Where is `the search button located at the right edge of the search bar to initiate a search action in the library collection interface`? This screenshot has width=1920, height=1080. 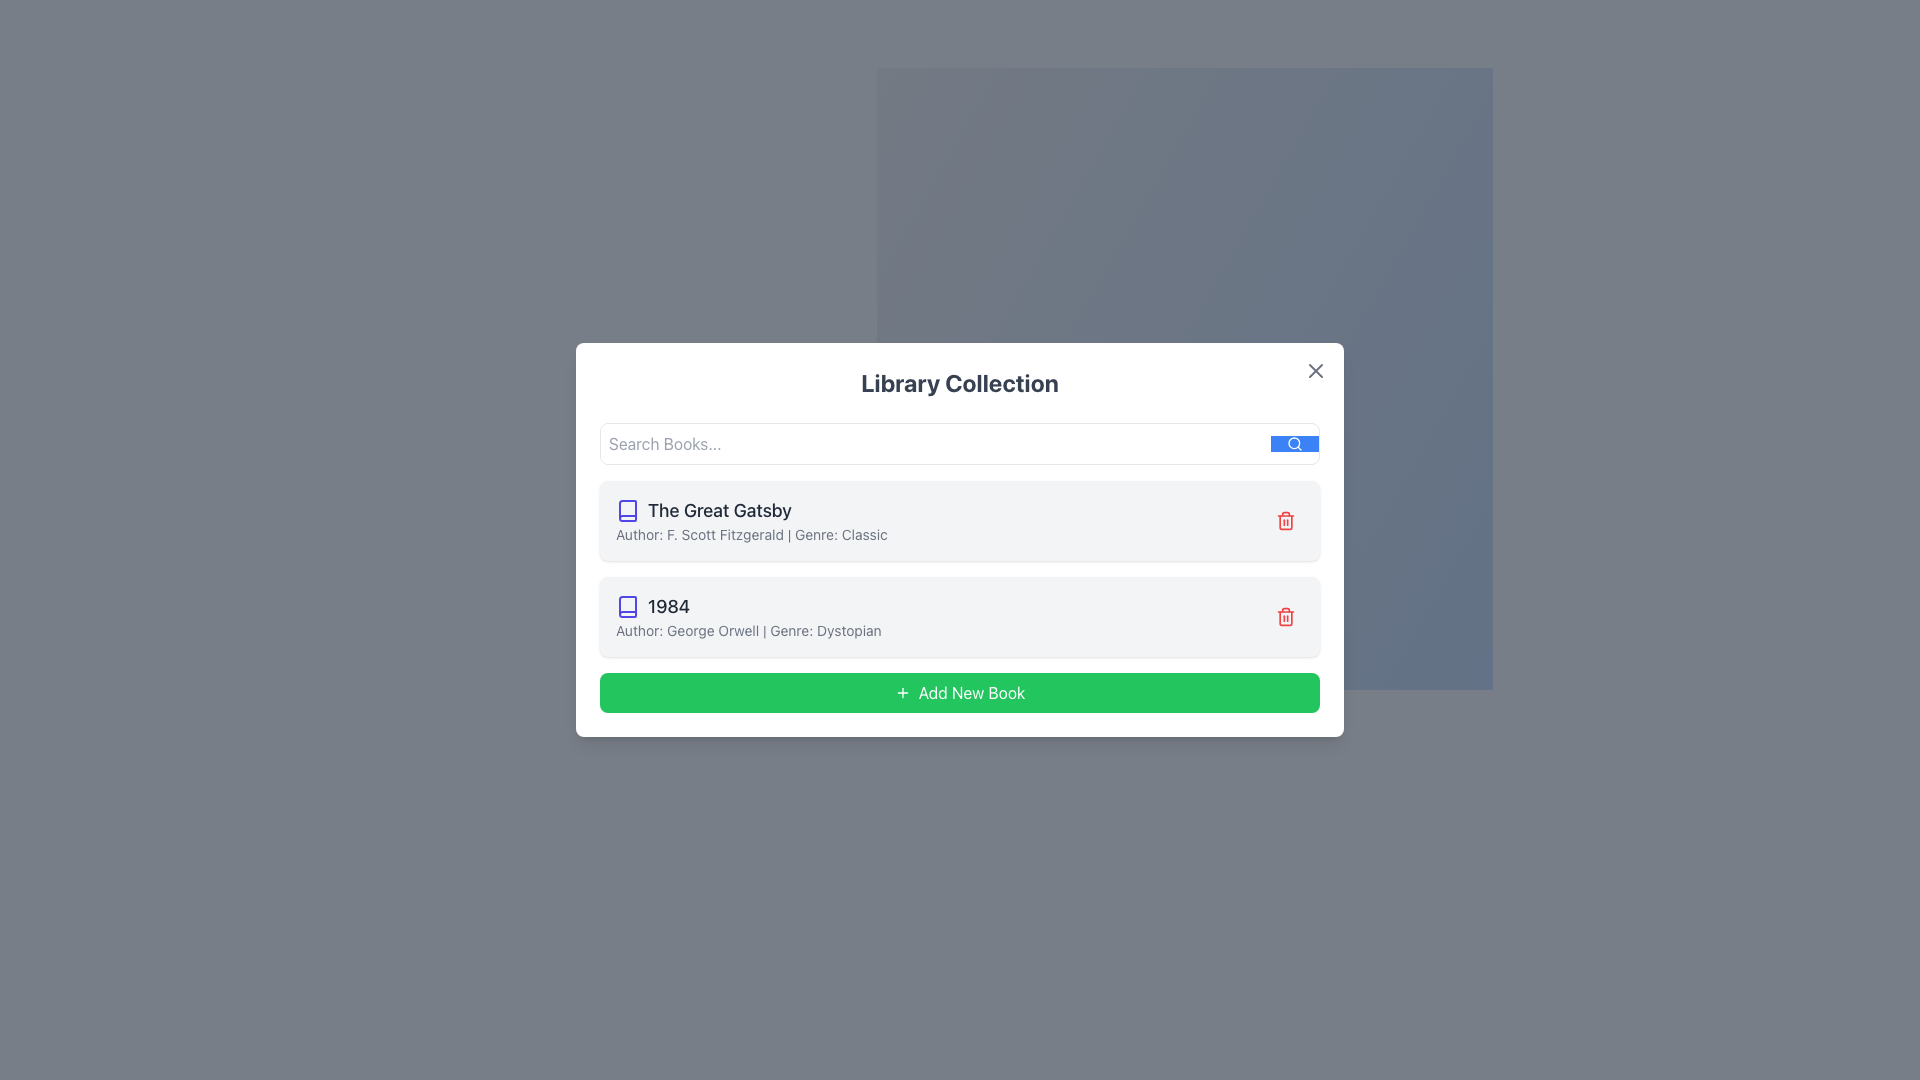 the search button located at the right edge of the search bar to initiate a search action in the library collection interface is located at coordinates (1295, 442).